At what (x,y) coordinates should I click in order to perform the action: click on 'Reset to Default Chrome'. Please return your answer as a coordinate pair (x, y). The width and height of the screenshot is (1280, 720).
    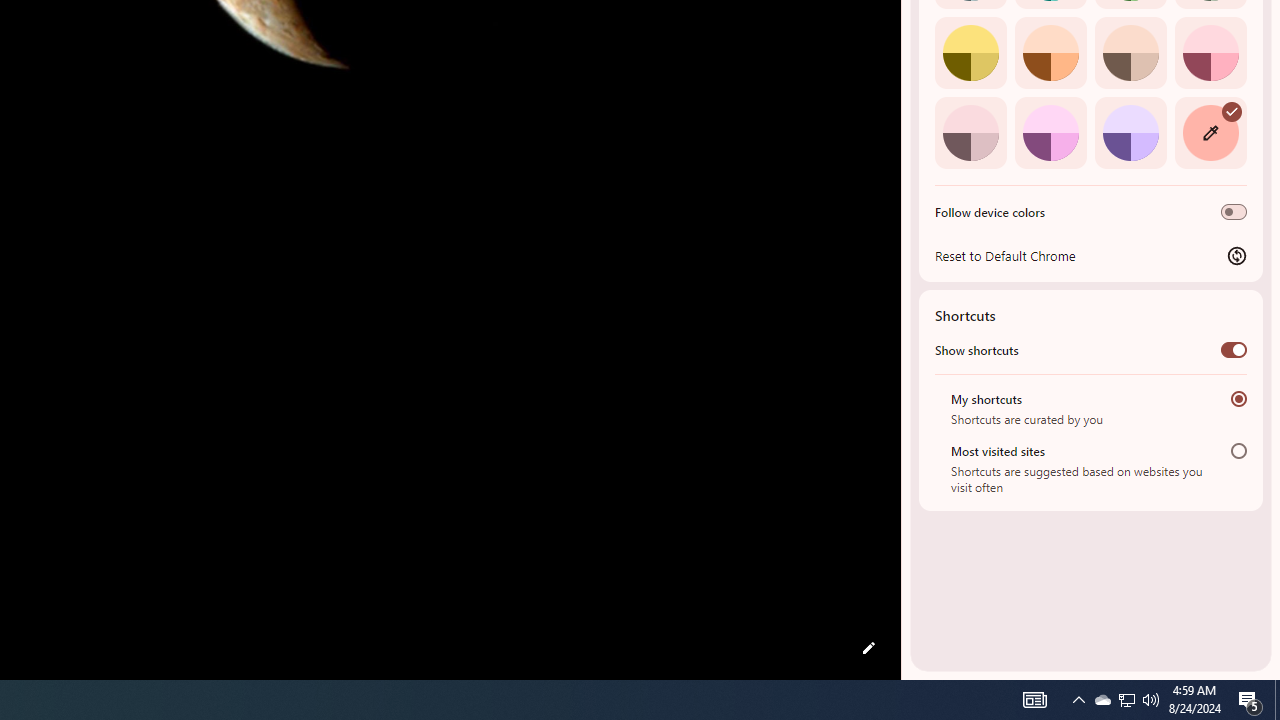
    Looking at the image, I should click on (1090, 254).